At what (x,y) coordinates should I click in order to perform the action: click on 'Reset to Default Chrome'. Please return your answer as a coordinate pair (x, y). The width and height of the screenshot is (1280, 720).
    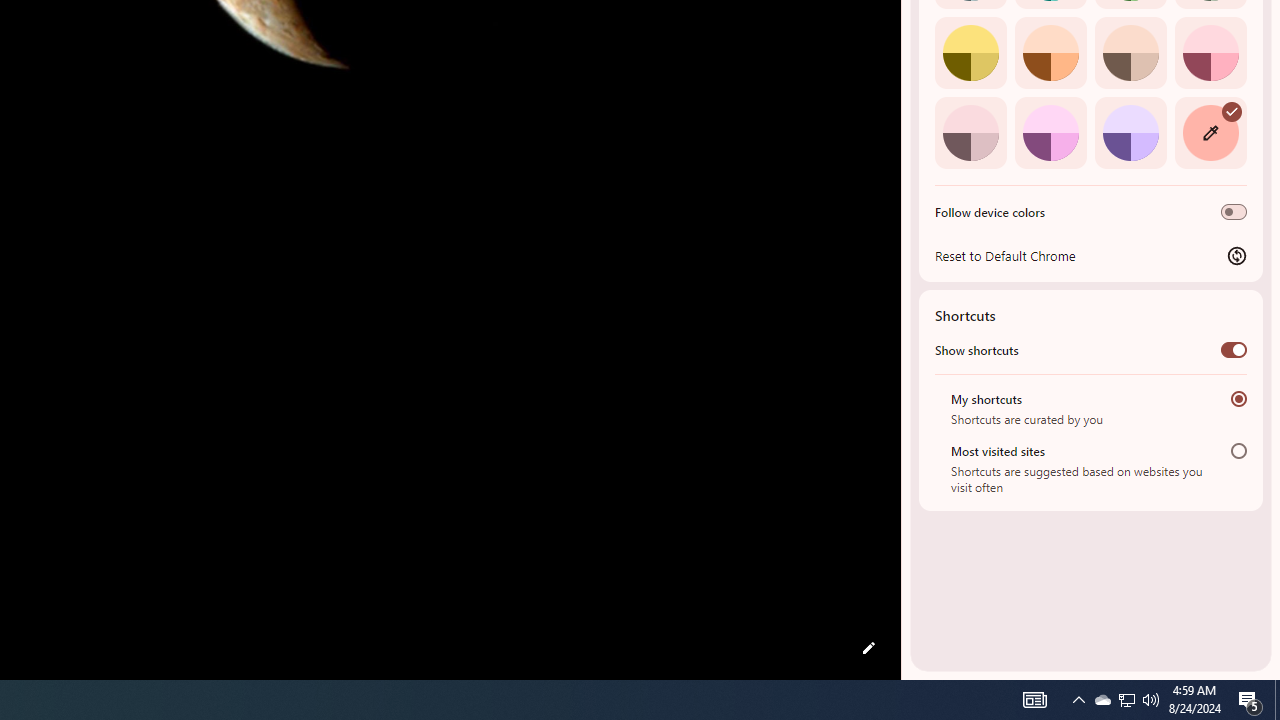
    Looking at the image, I should click on (1090, 254).